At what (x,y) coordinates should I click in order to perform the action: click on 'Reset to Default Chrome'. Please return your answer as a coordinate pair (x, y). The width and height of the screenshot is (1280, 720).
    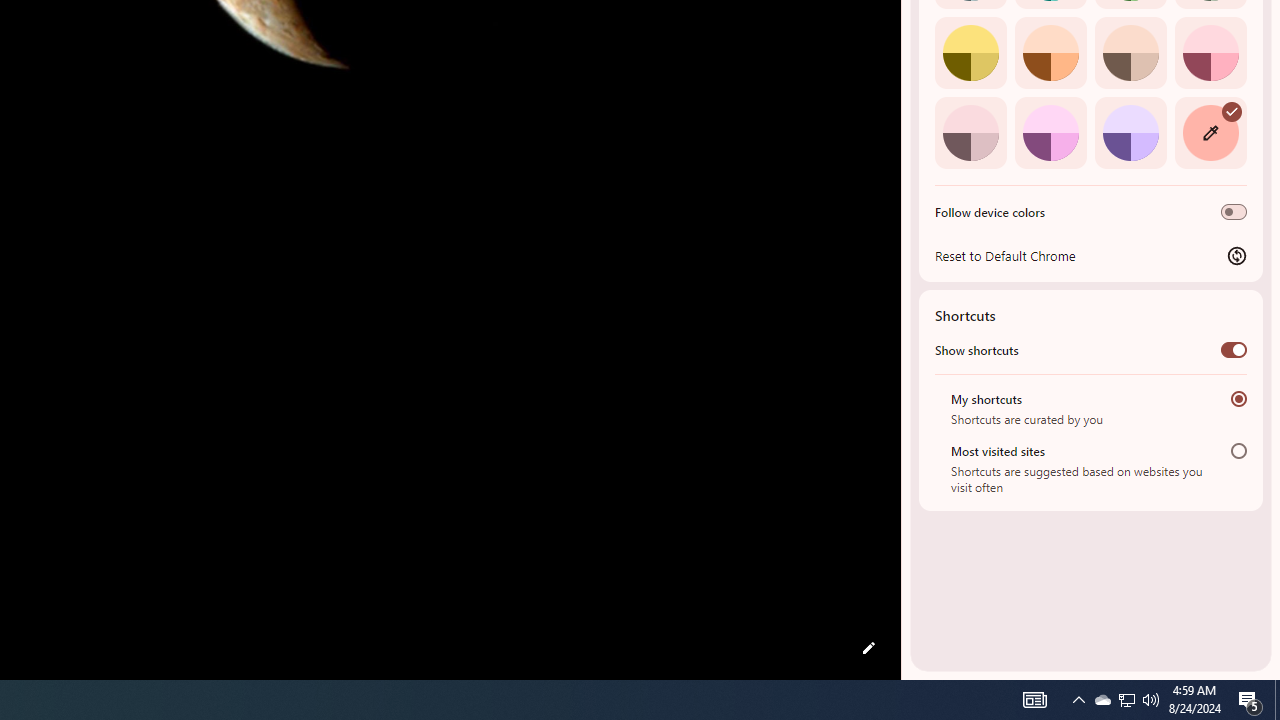
    Looking at the image, I should click on (1090, 254).